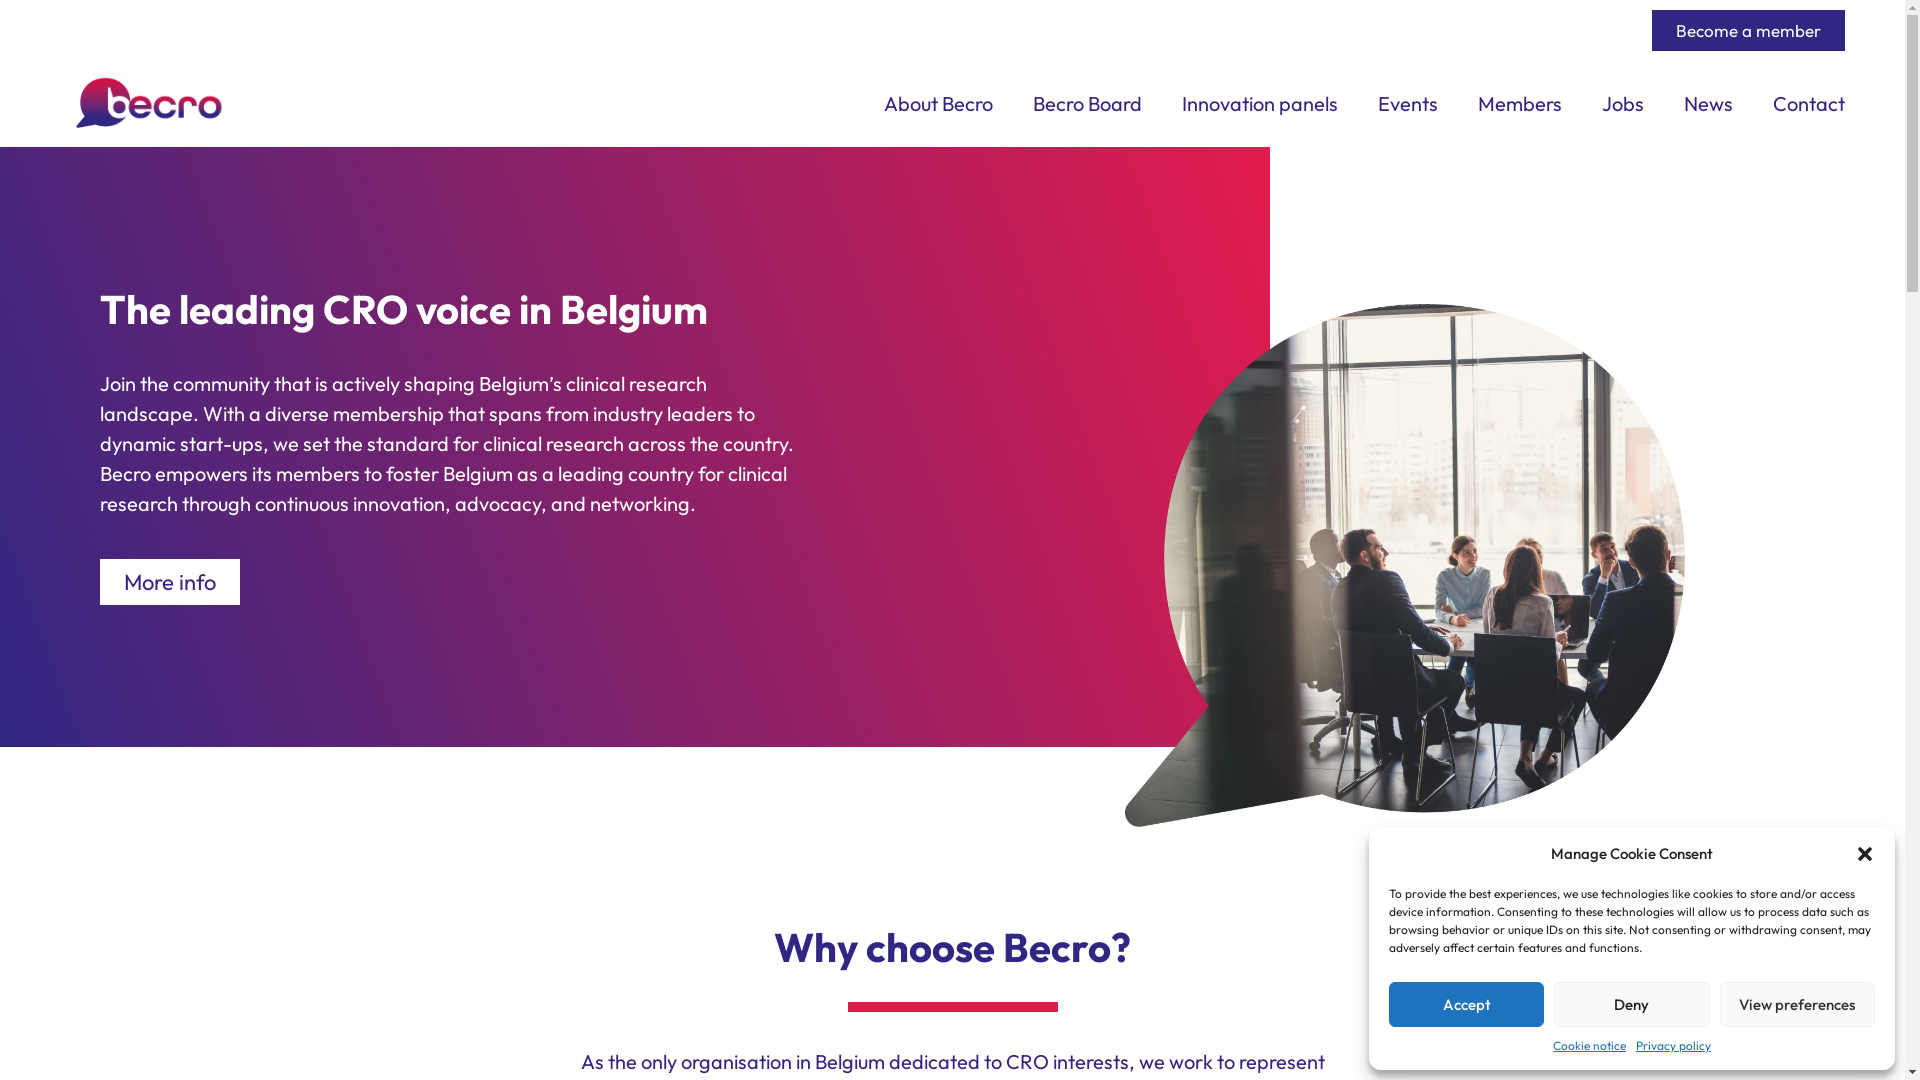  What do you see at coordinates (1673, 1044) in the screenshot?
I see `'Privacy policy'` at bounding box center [1673, 1044].